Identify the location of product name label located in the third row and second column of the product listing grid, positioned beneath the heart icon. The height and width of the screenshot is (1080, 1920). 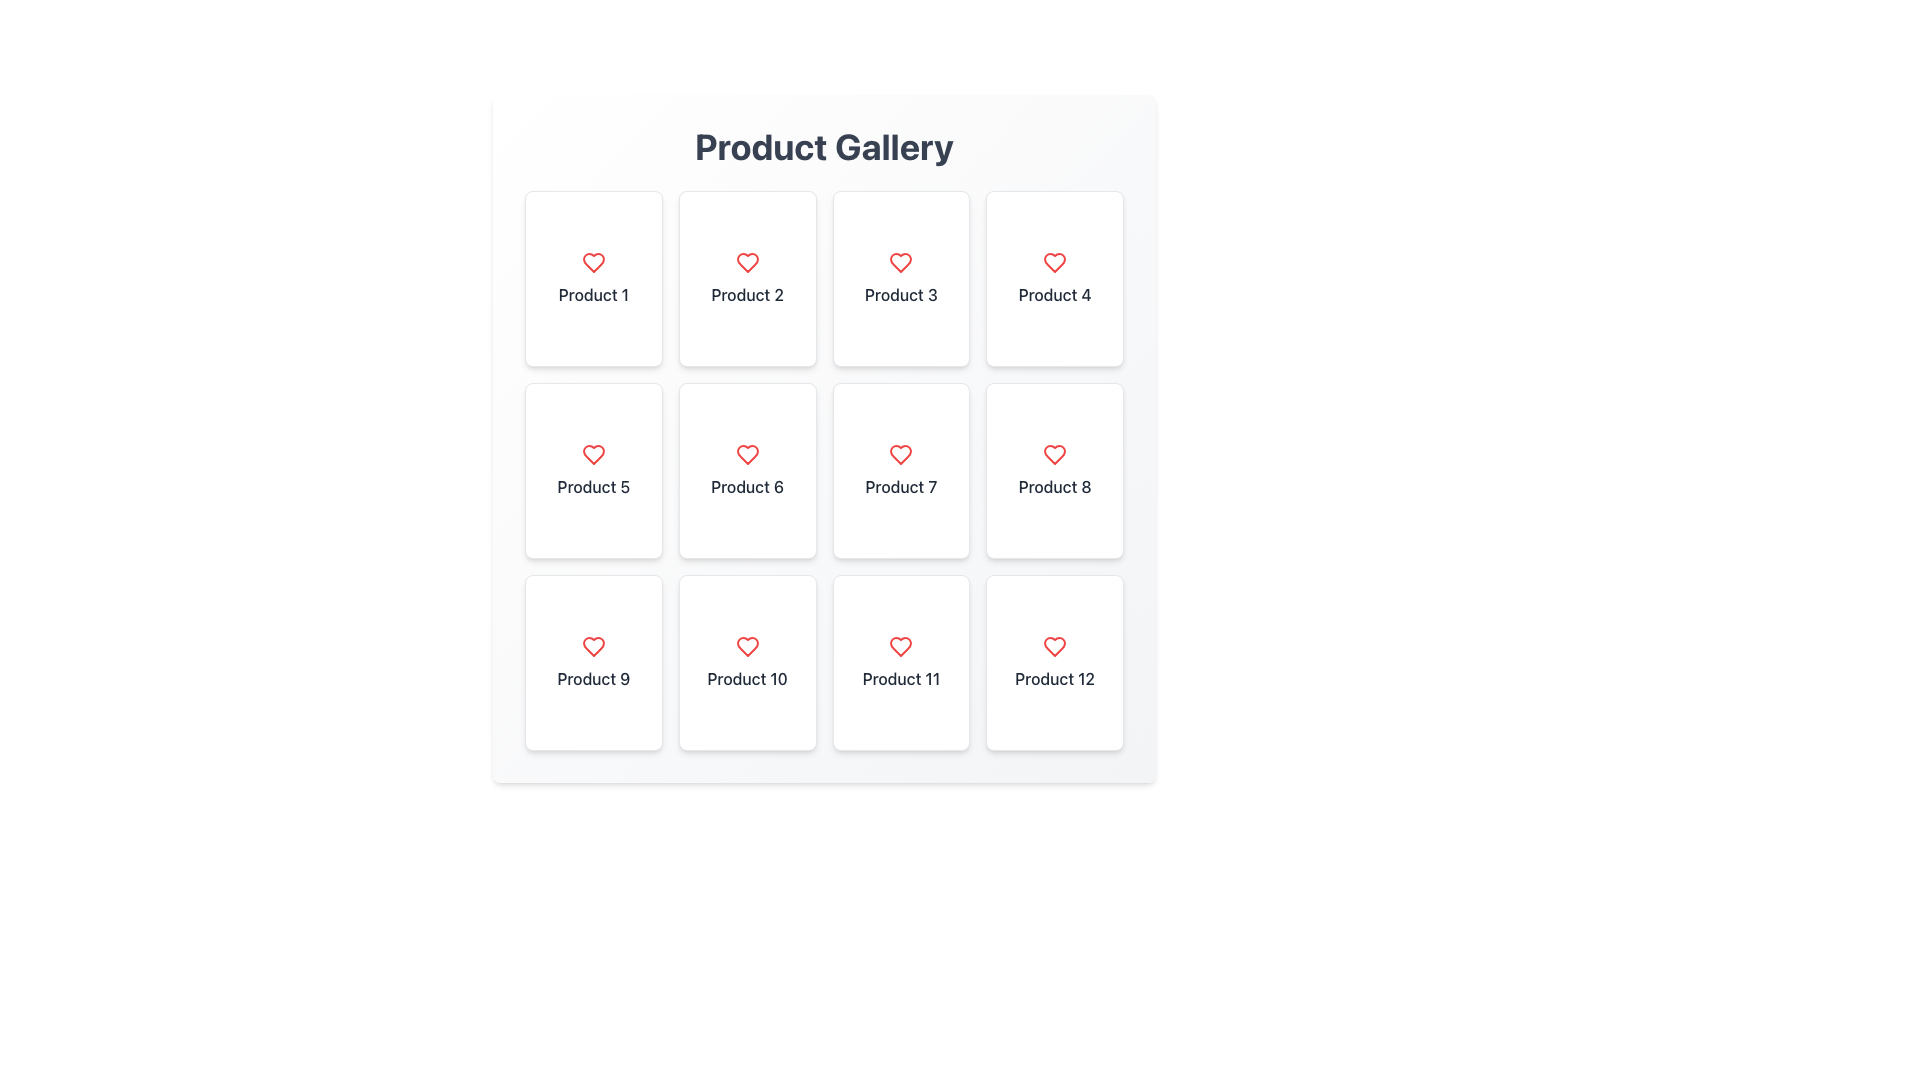
(746, 677).